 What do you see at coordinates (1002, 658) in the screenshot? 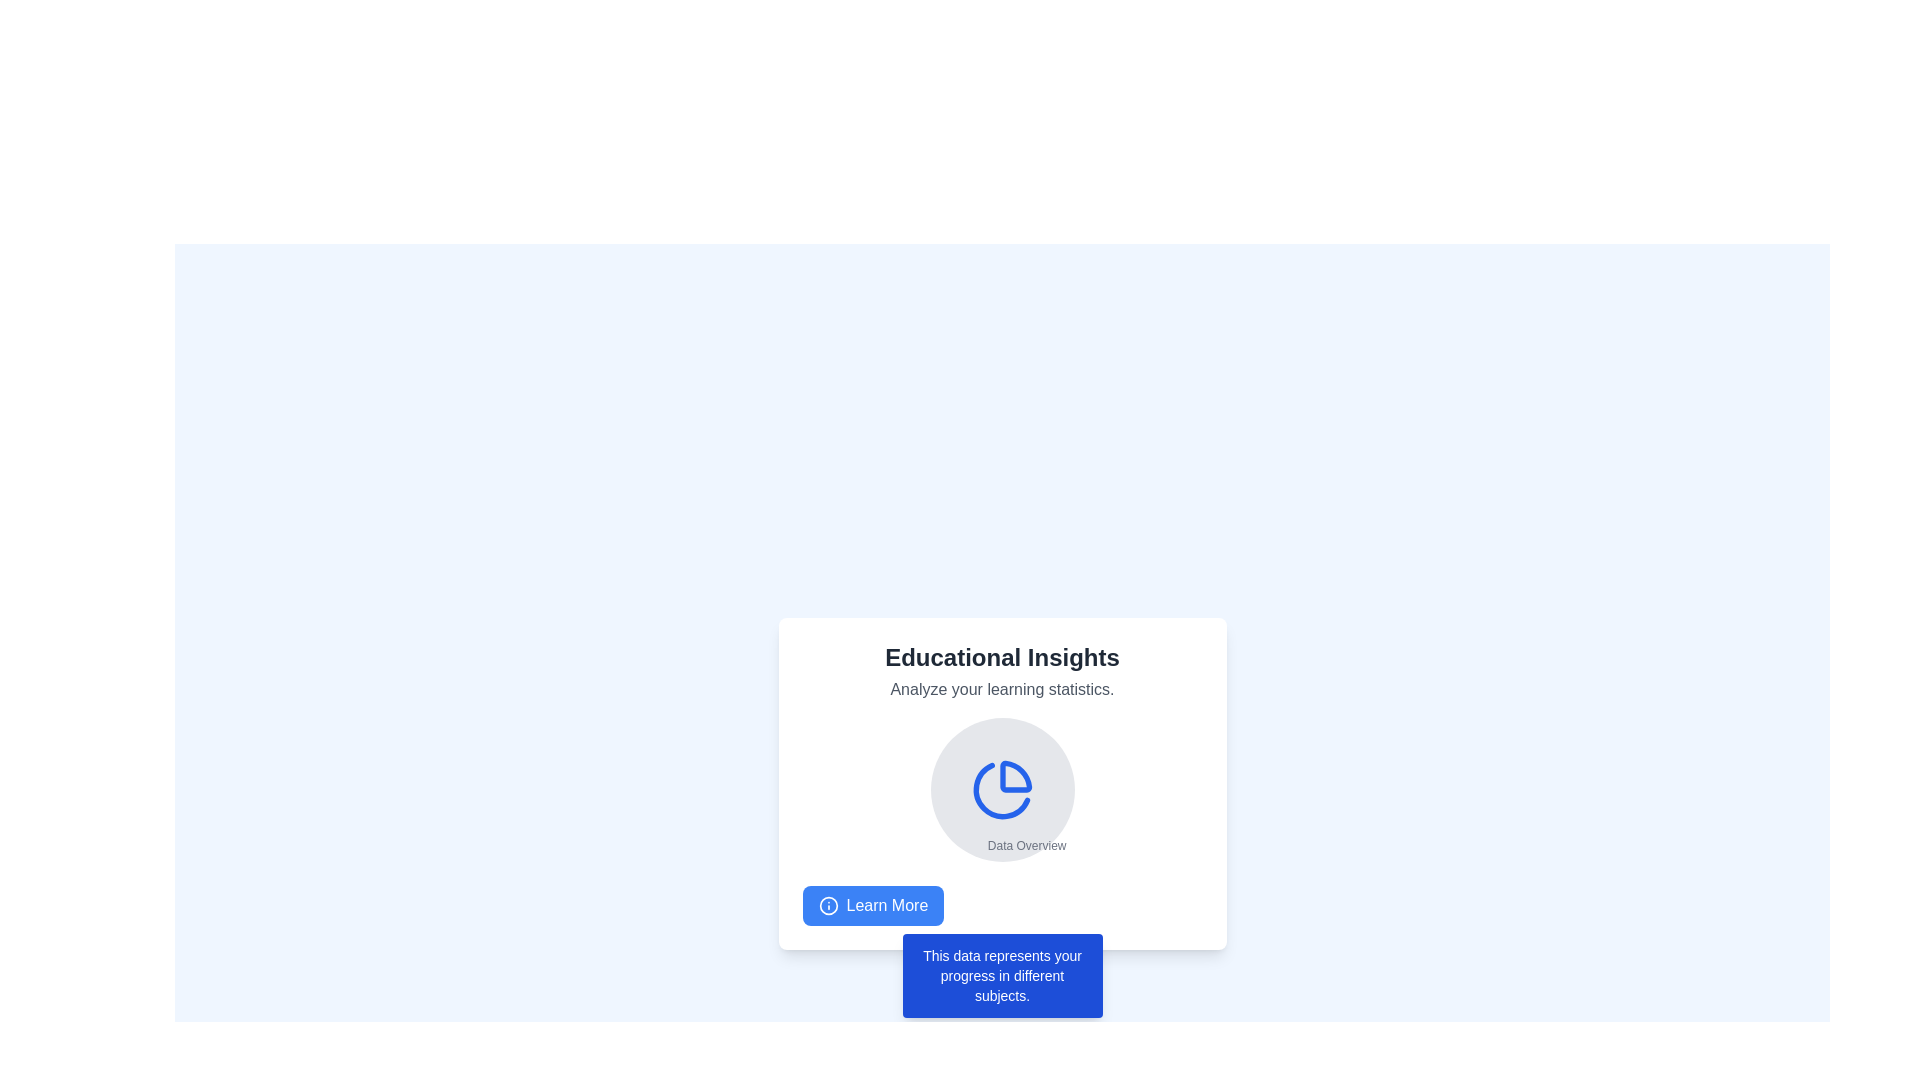
I see `the text header displaying 'Educational Insights' in bold and dark-gray font, located at the top of the card-style user interface section` at bounding box center [1002, 658].